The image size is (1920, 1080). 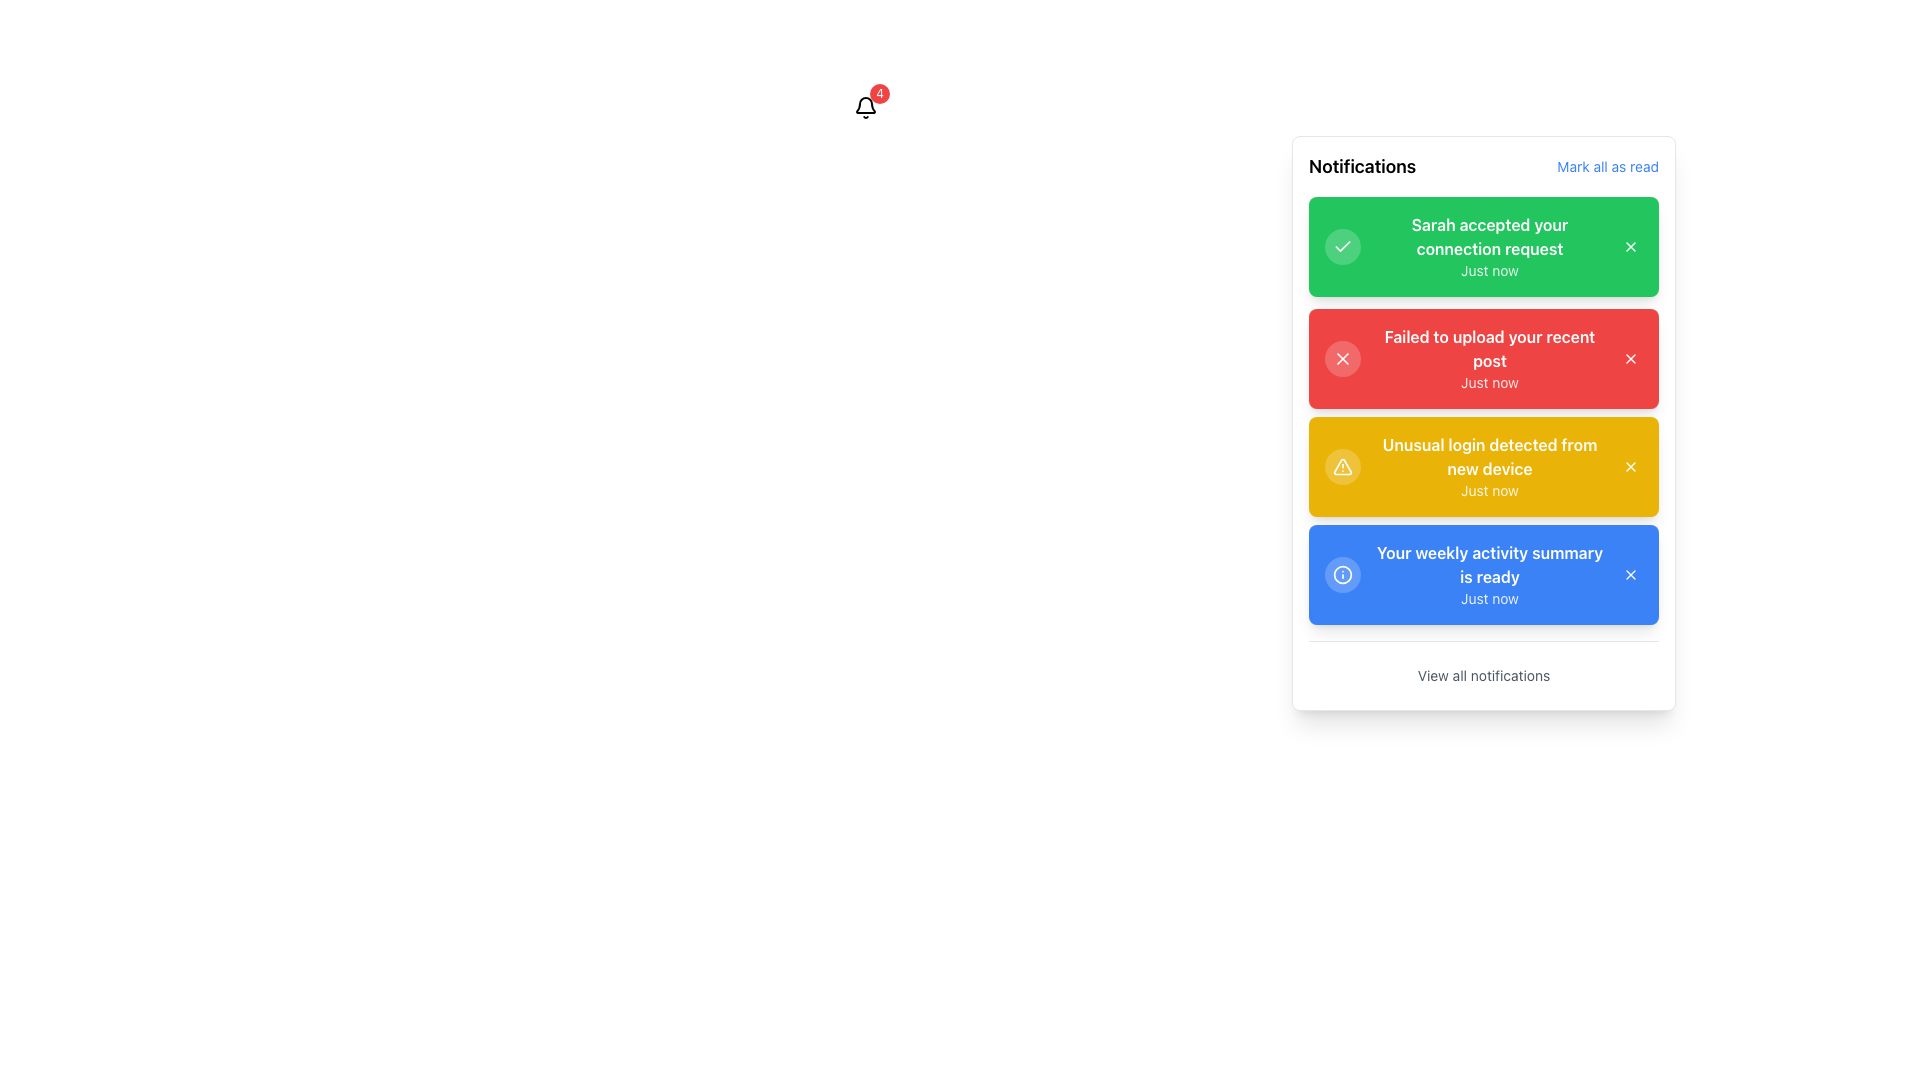 I want to click on the text label that indicates 'Sarah accepted your connection request.' located within the first notification card with a green background for further options or context, so click(x=1489, y=235).